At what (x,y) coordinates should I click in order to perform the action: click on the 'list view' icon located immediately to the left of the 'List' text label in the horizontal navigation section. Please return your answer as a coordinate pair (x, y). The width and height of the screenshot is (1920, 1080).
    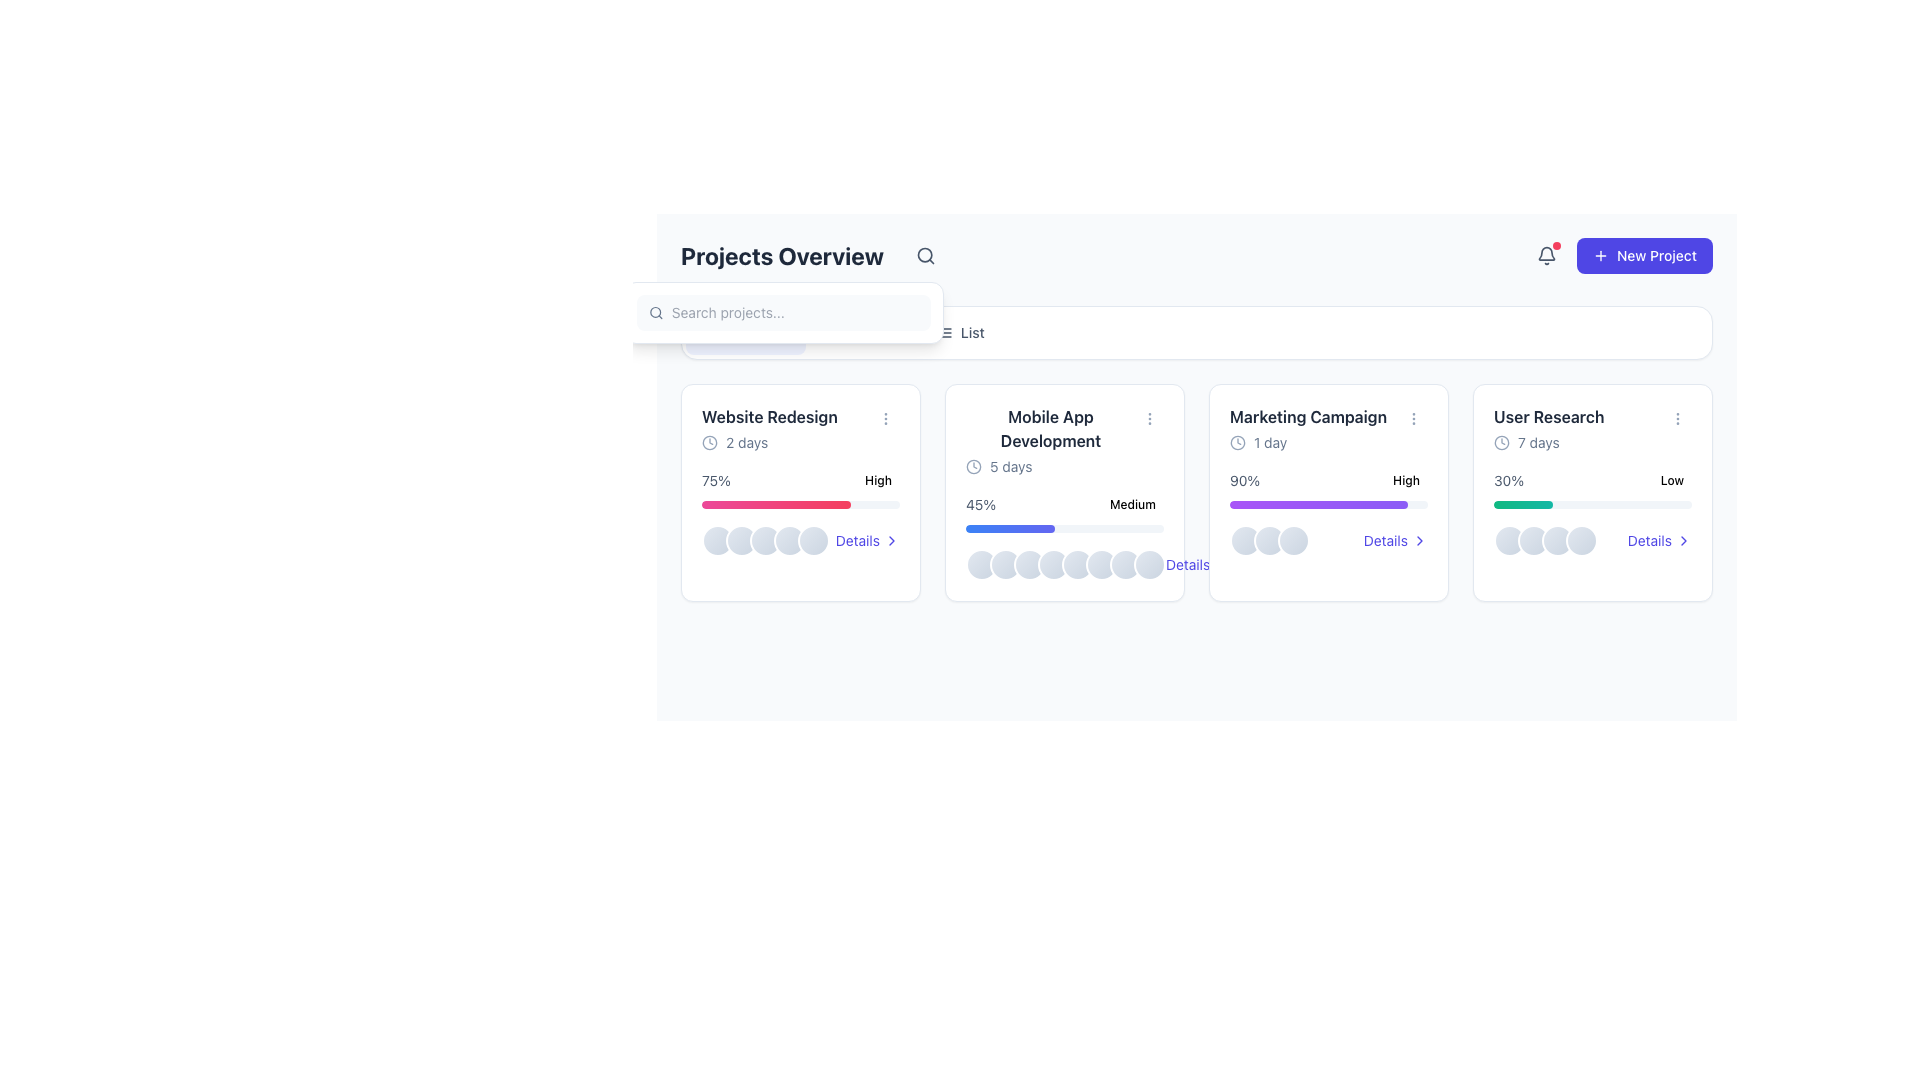
    Looking at the image, I should click on (943, 331).